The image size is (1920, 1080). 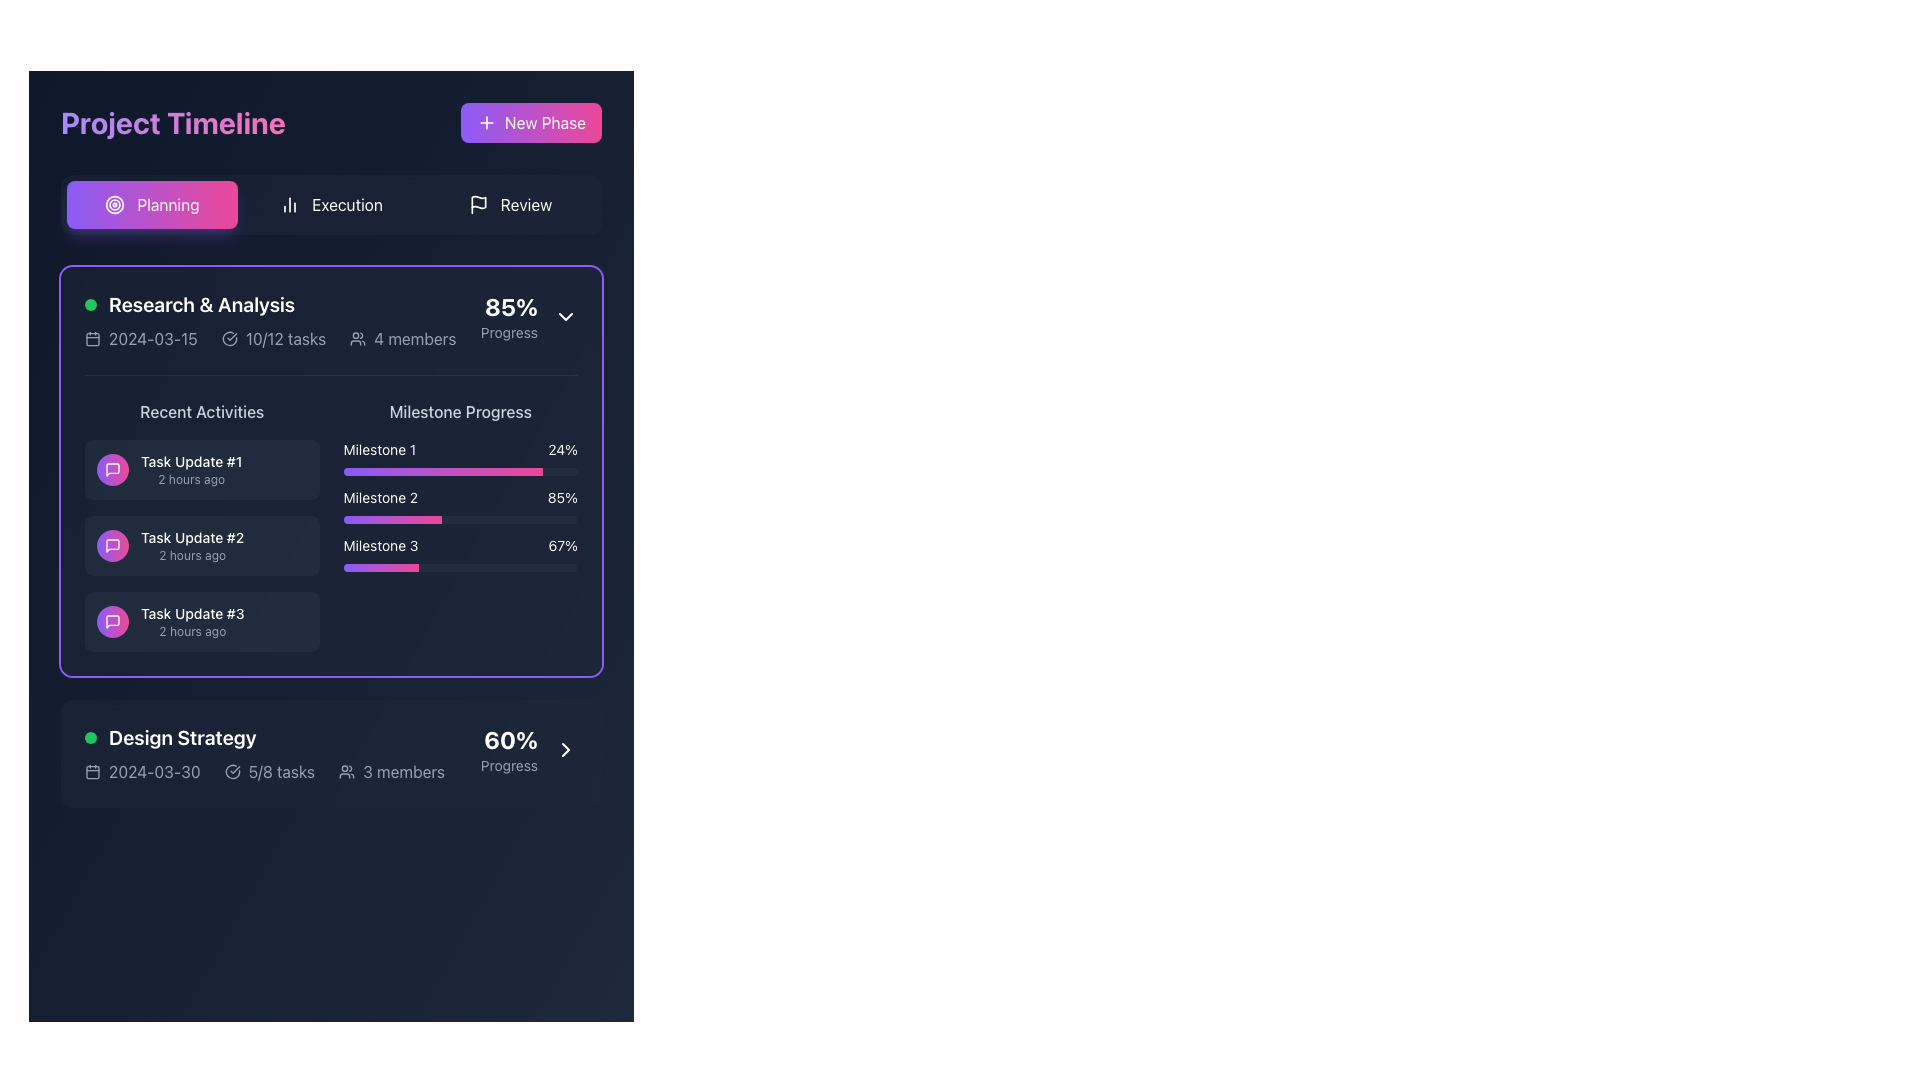 What do you see at coordinates (191, 479) in the screenshot?
I see `the informational label indicating the timestamp of an activity update, located beneath 'Task Update #1' in the 'Recent Activities' list within the 'Research & Analysis' section` at bounding box center [191, 479].